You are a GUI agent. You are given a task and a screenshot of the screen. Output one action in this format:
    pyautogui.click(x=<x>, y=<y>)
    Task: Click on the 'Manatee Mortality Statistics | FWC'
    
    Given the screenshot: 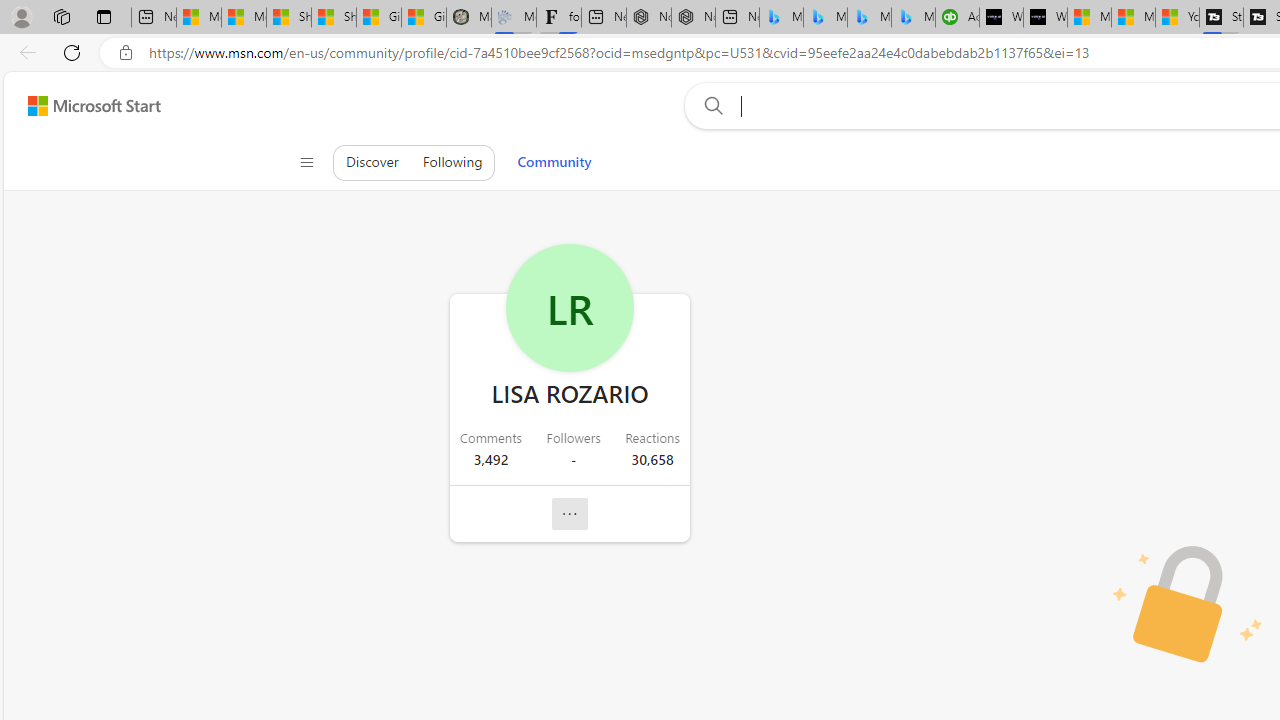 What is the action you would take?
    pyautogui.click(x=468, y=17)
    